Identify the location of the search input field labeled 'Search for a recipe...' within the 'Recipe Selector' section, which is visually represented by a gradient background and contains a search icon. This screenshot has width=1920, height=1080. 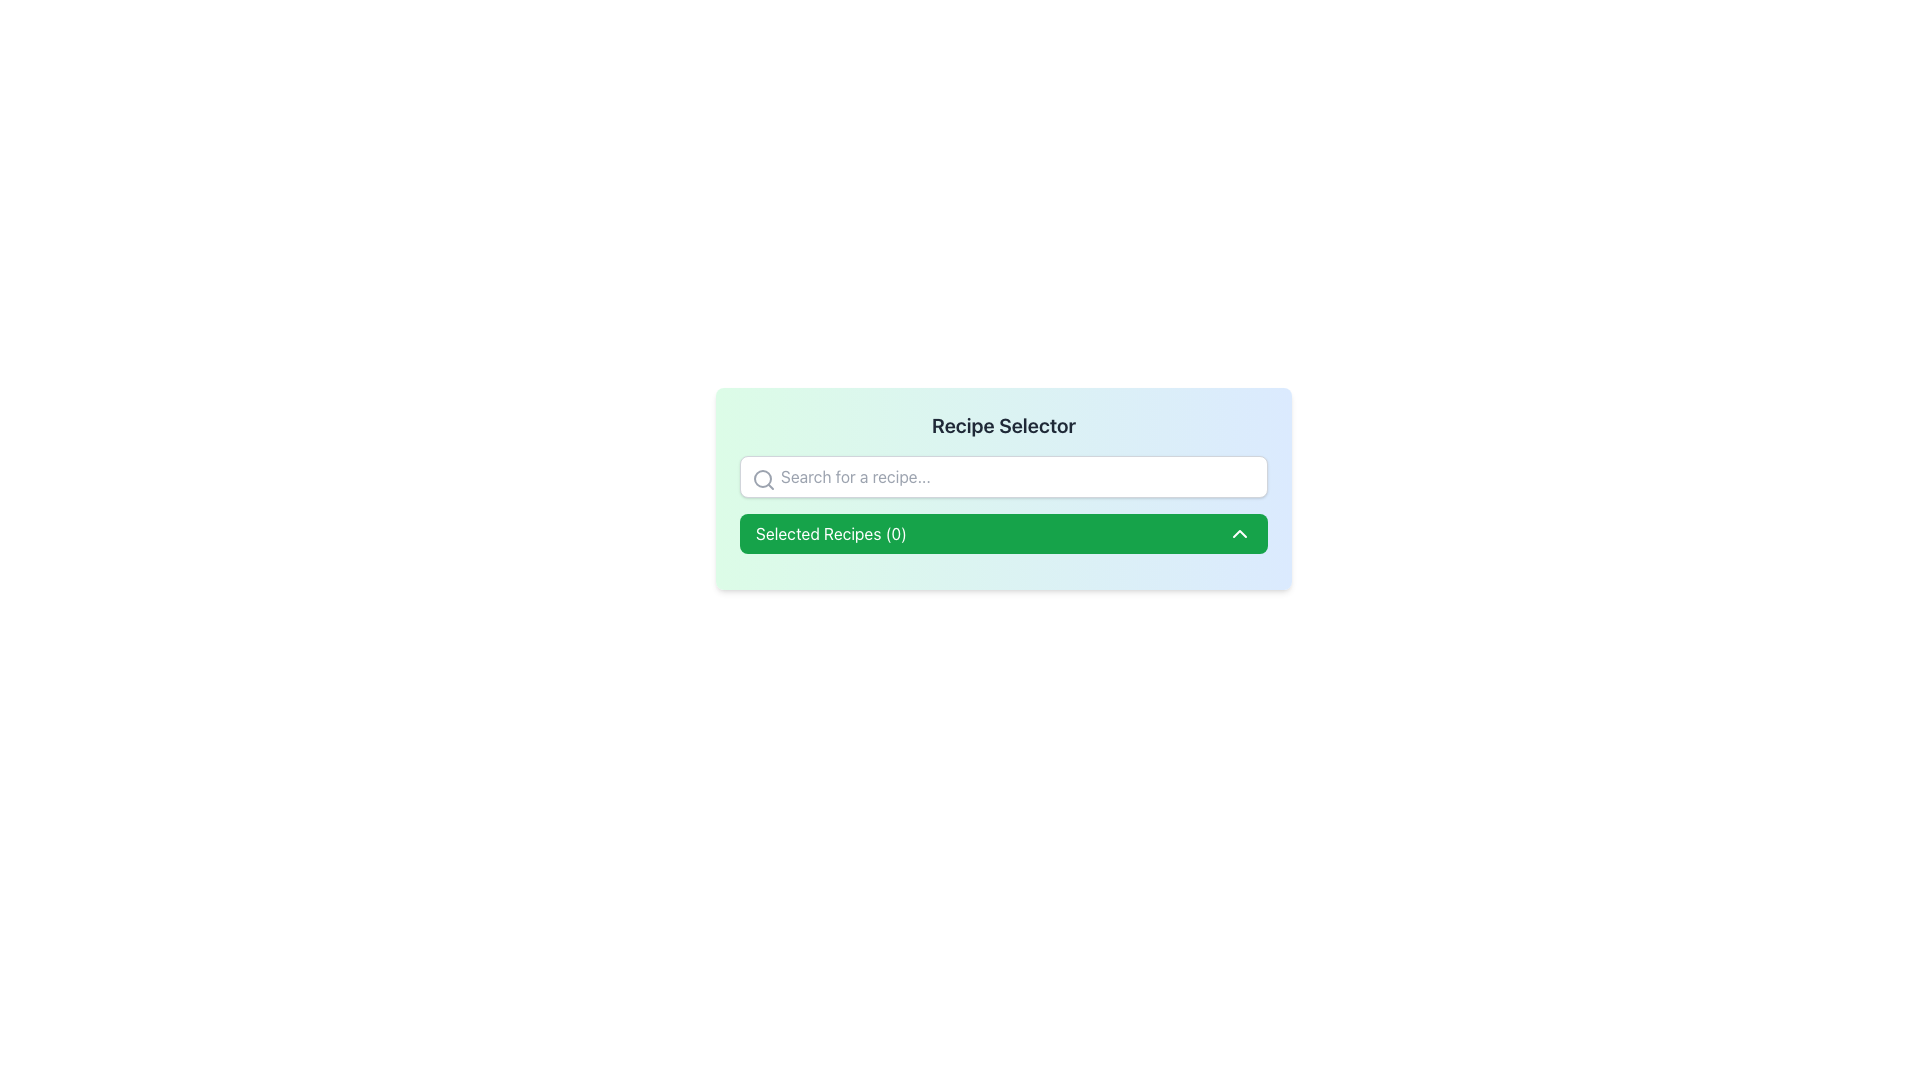
(1003, 489).